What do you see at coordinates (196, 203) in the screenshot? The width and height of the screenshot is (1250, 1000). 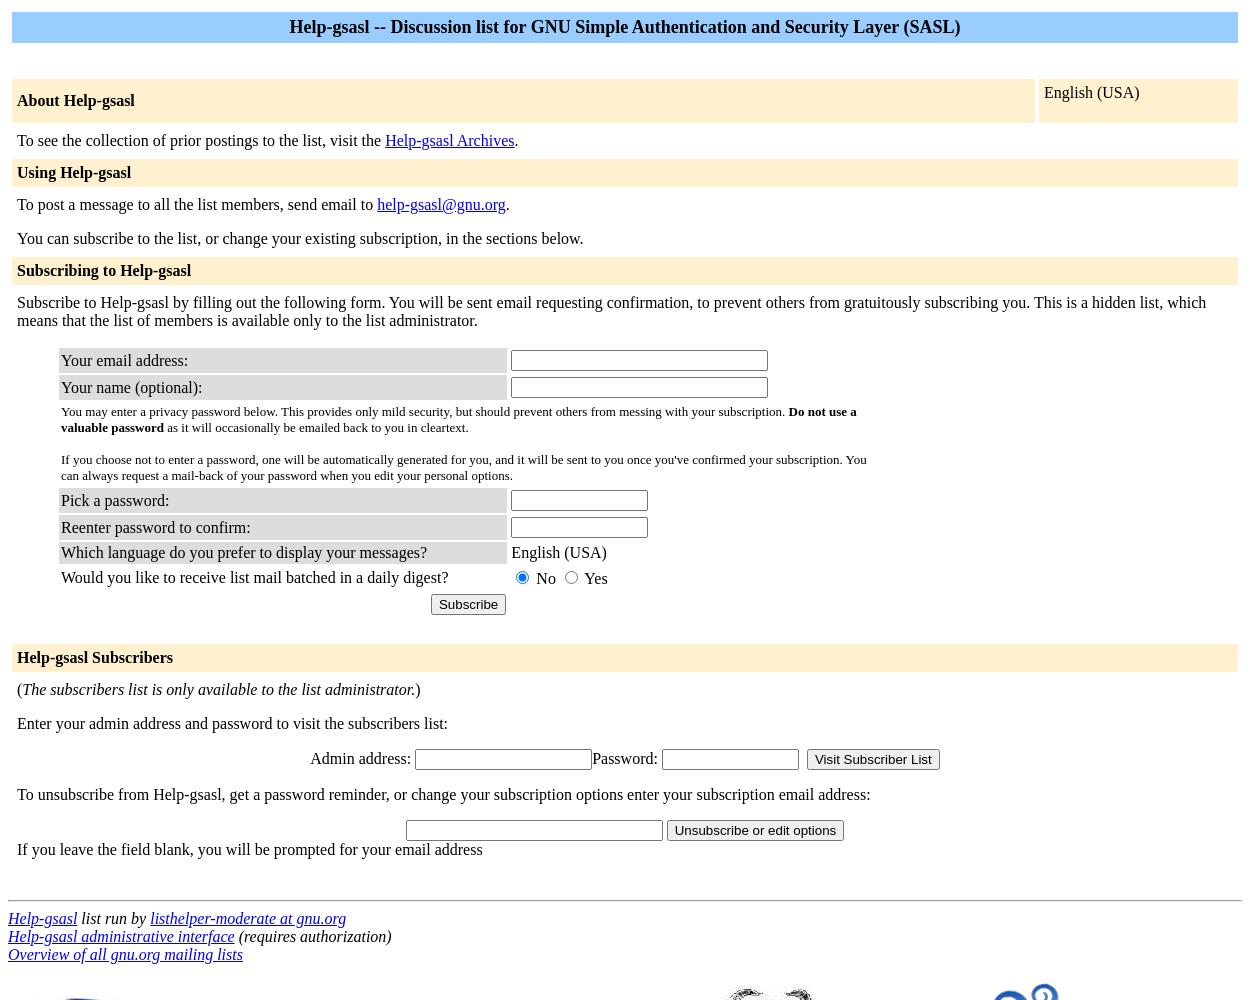 I see `'To post a message to all the list members, send email to'` at bounding box center [196, 203].